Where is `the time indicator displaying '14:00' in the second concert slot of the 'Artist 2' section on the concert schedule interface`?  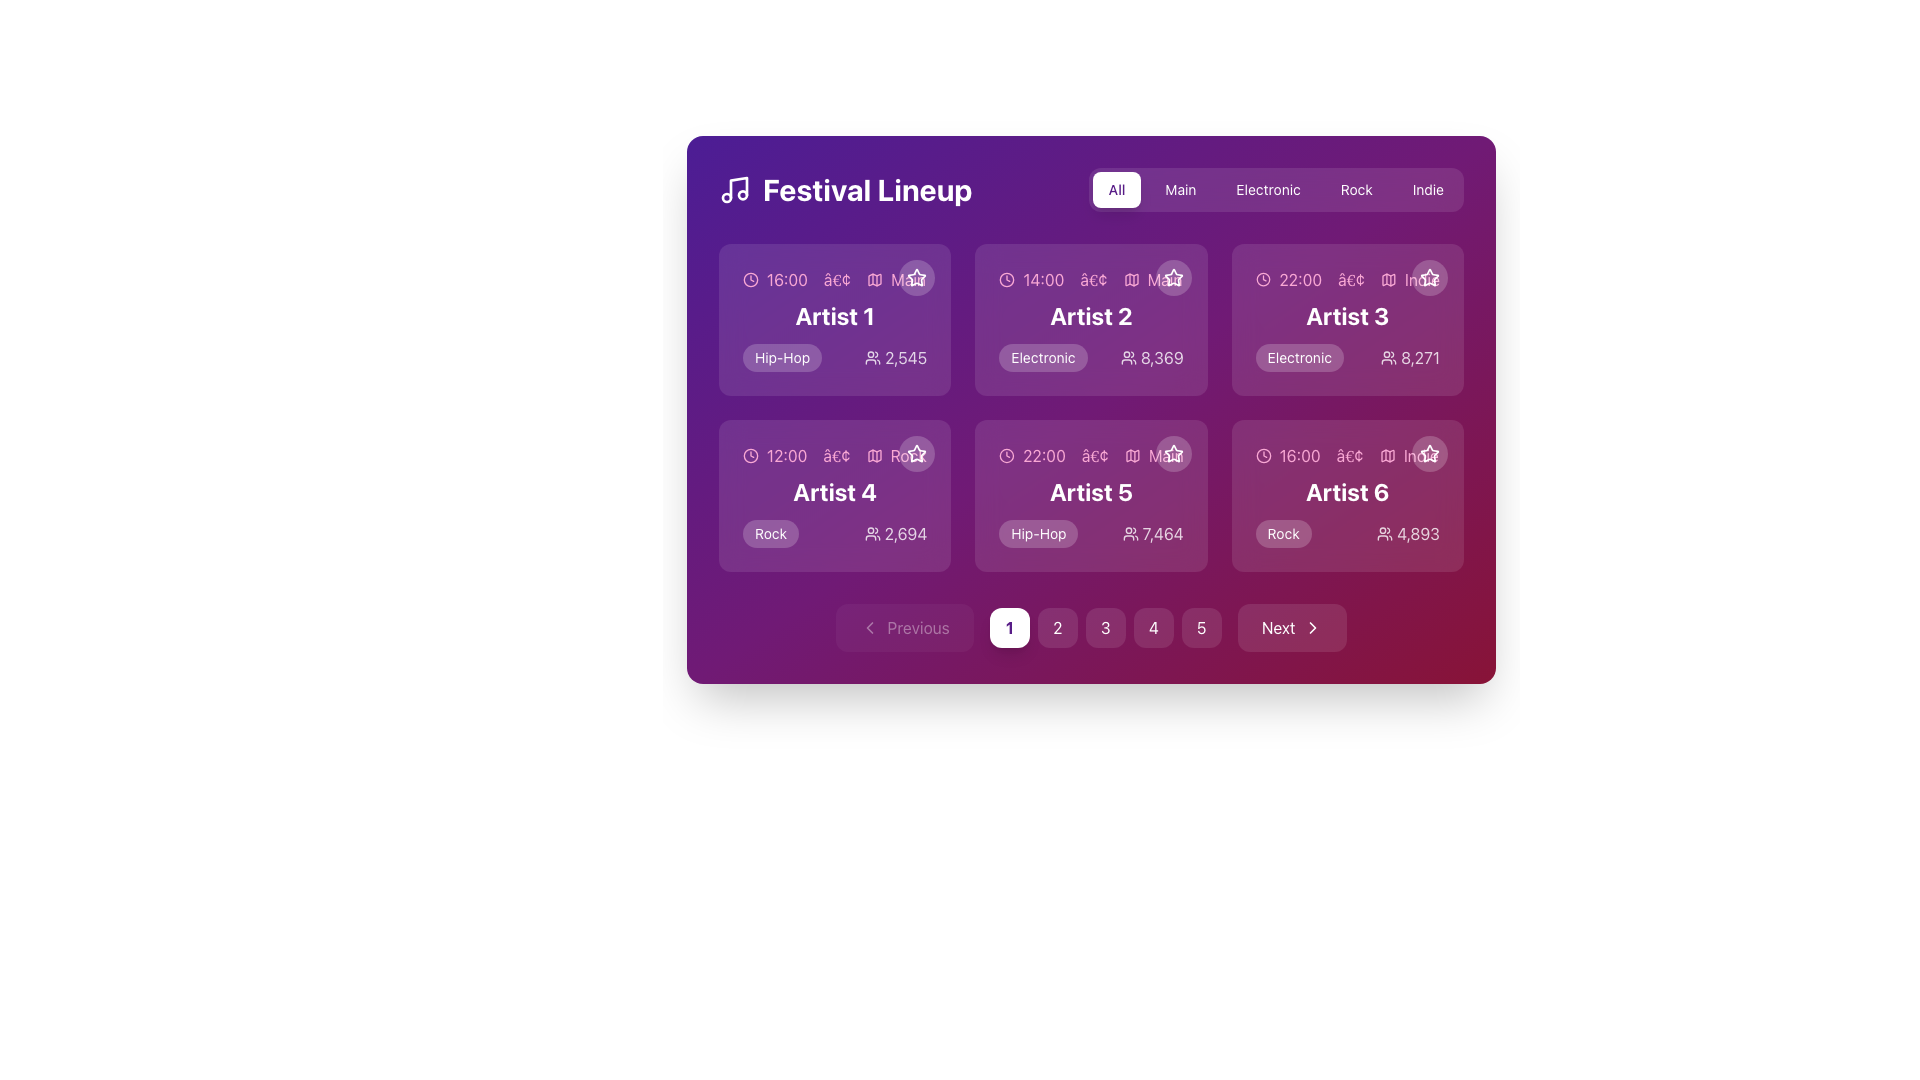
the time indicator displaying '14:00' in the second concert slot of the 'Artist 2' section on the concert schedule interface is located at coordinates (1042, 280).